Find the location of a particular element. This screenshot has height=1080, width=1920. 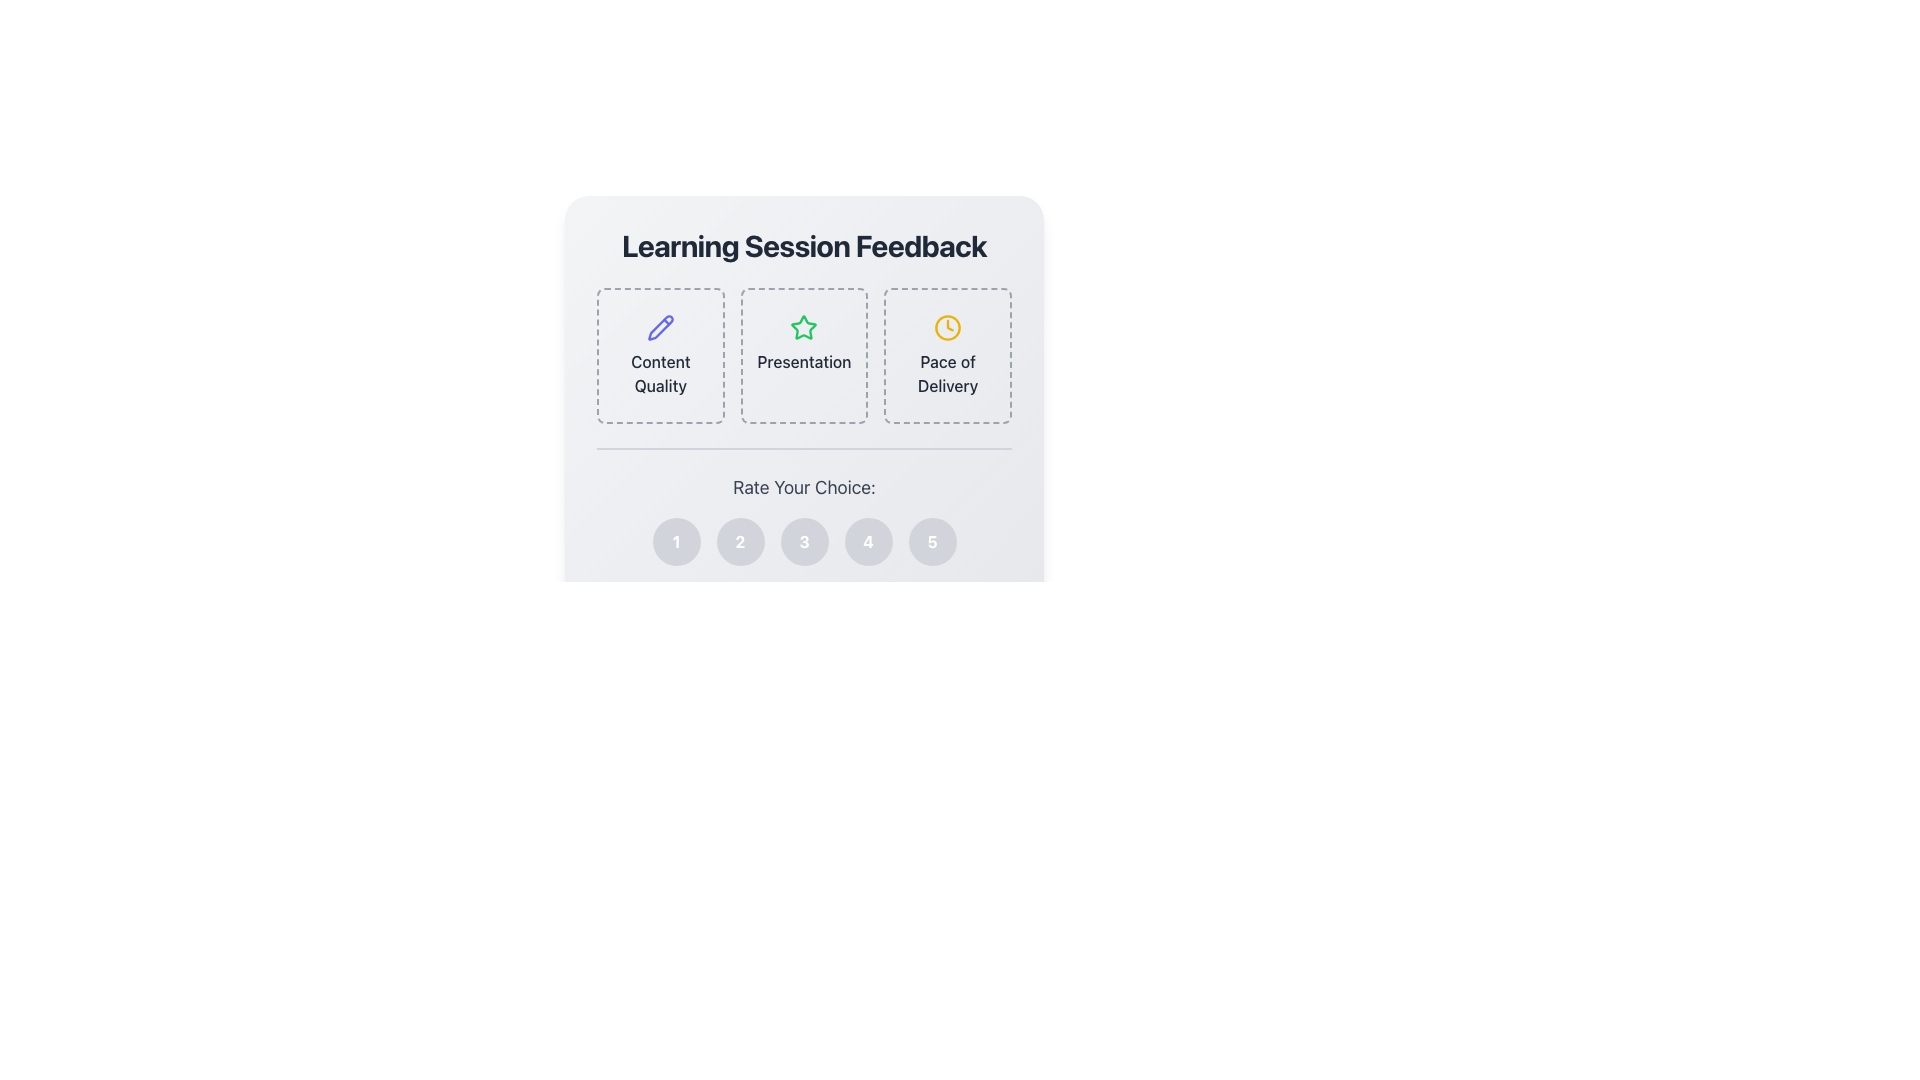

the 'Content Quality' text label, which is styled in medium-weight gray font and located below an icon within a dashed bordered rectangular area is located at coordinates (660, 374).